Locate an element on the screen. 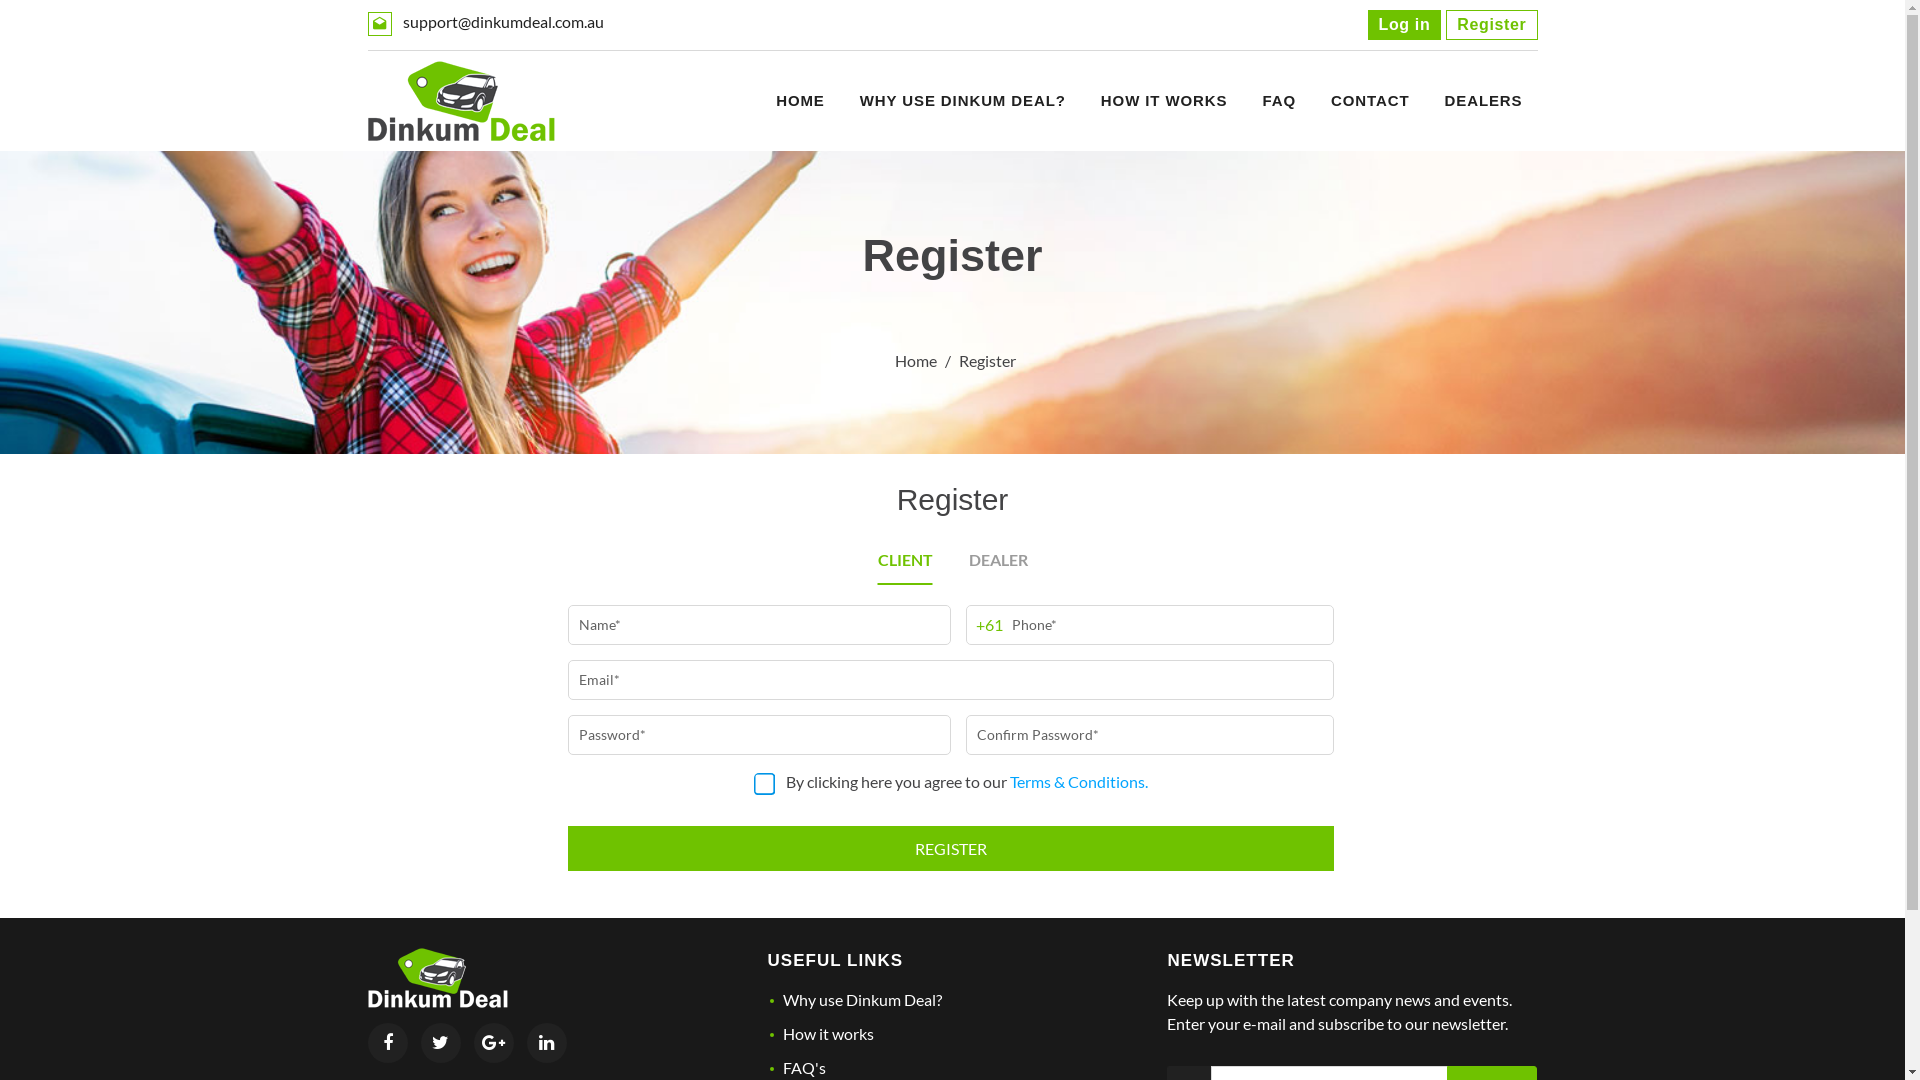  'Terms & Conditions.' is located at coordinates (1078, 776).